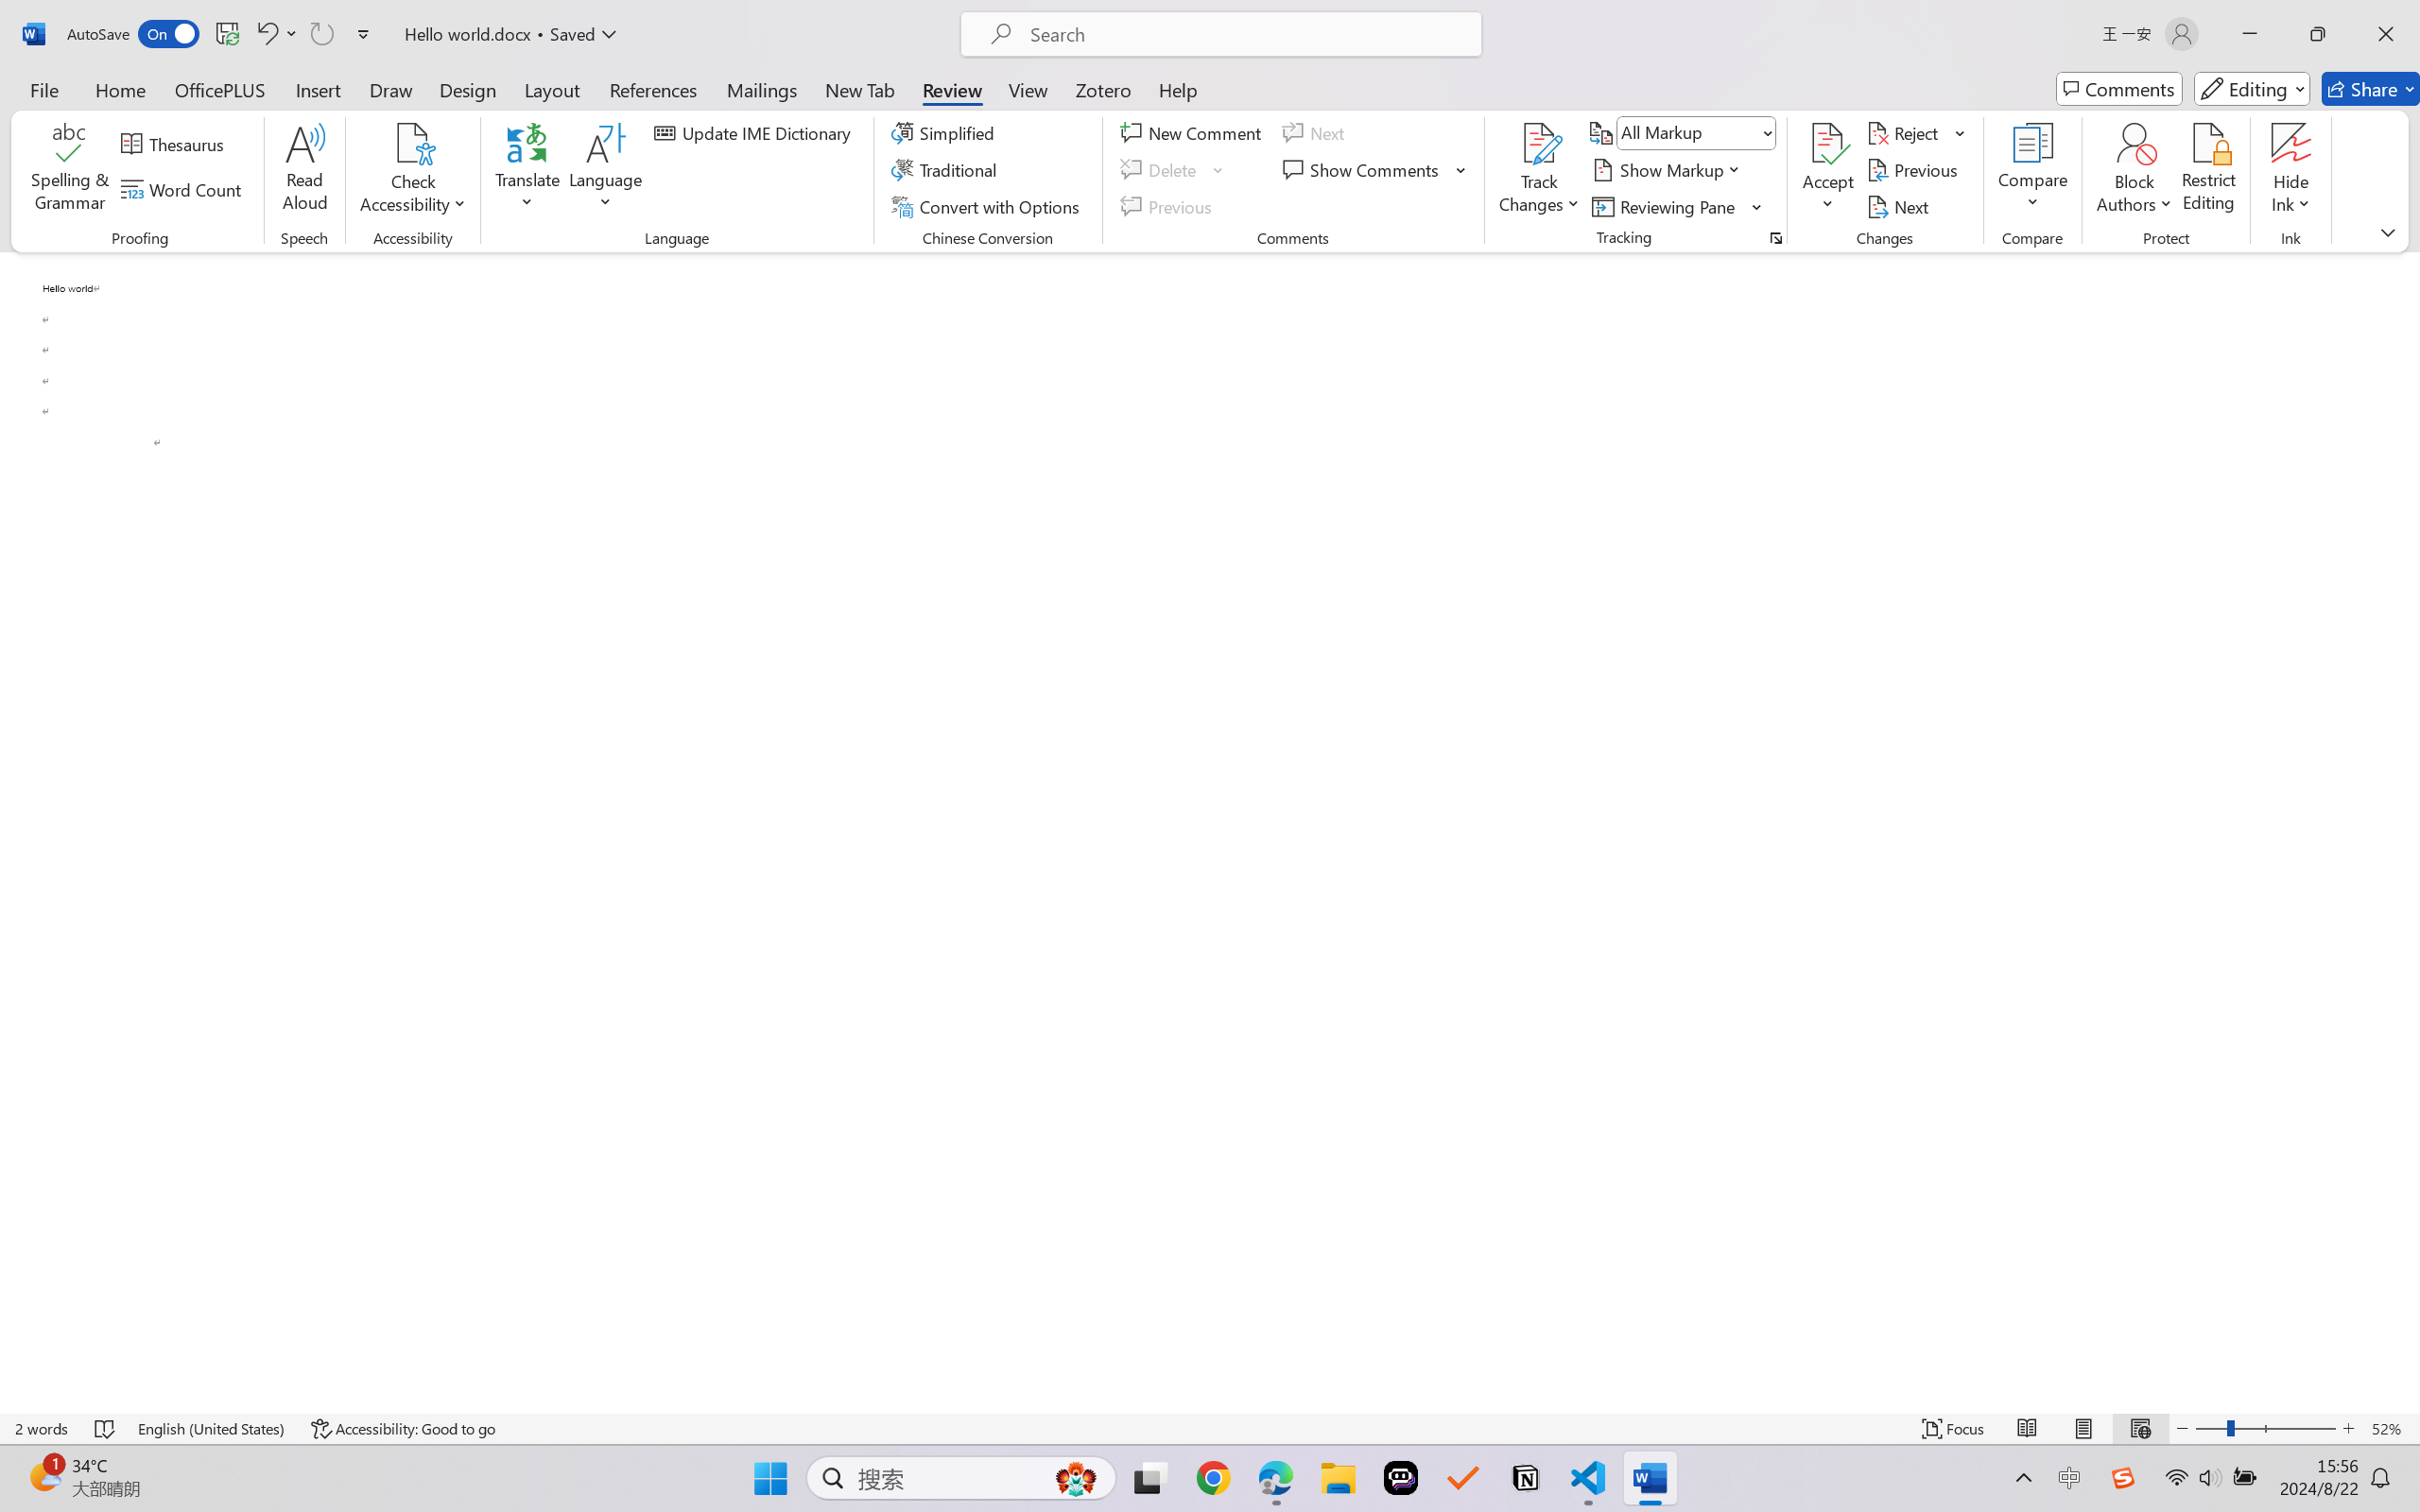 This screenshot has width=2420, height=1512. What do you see at coordinates (550, 88) in the screenshot?
I see `'Layout'` at bounding box center [550, 88].